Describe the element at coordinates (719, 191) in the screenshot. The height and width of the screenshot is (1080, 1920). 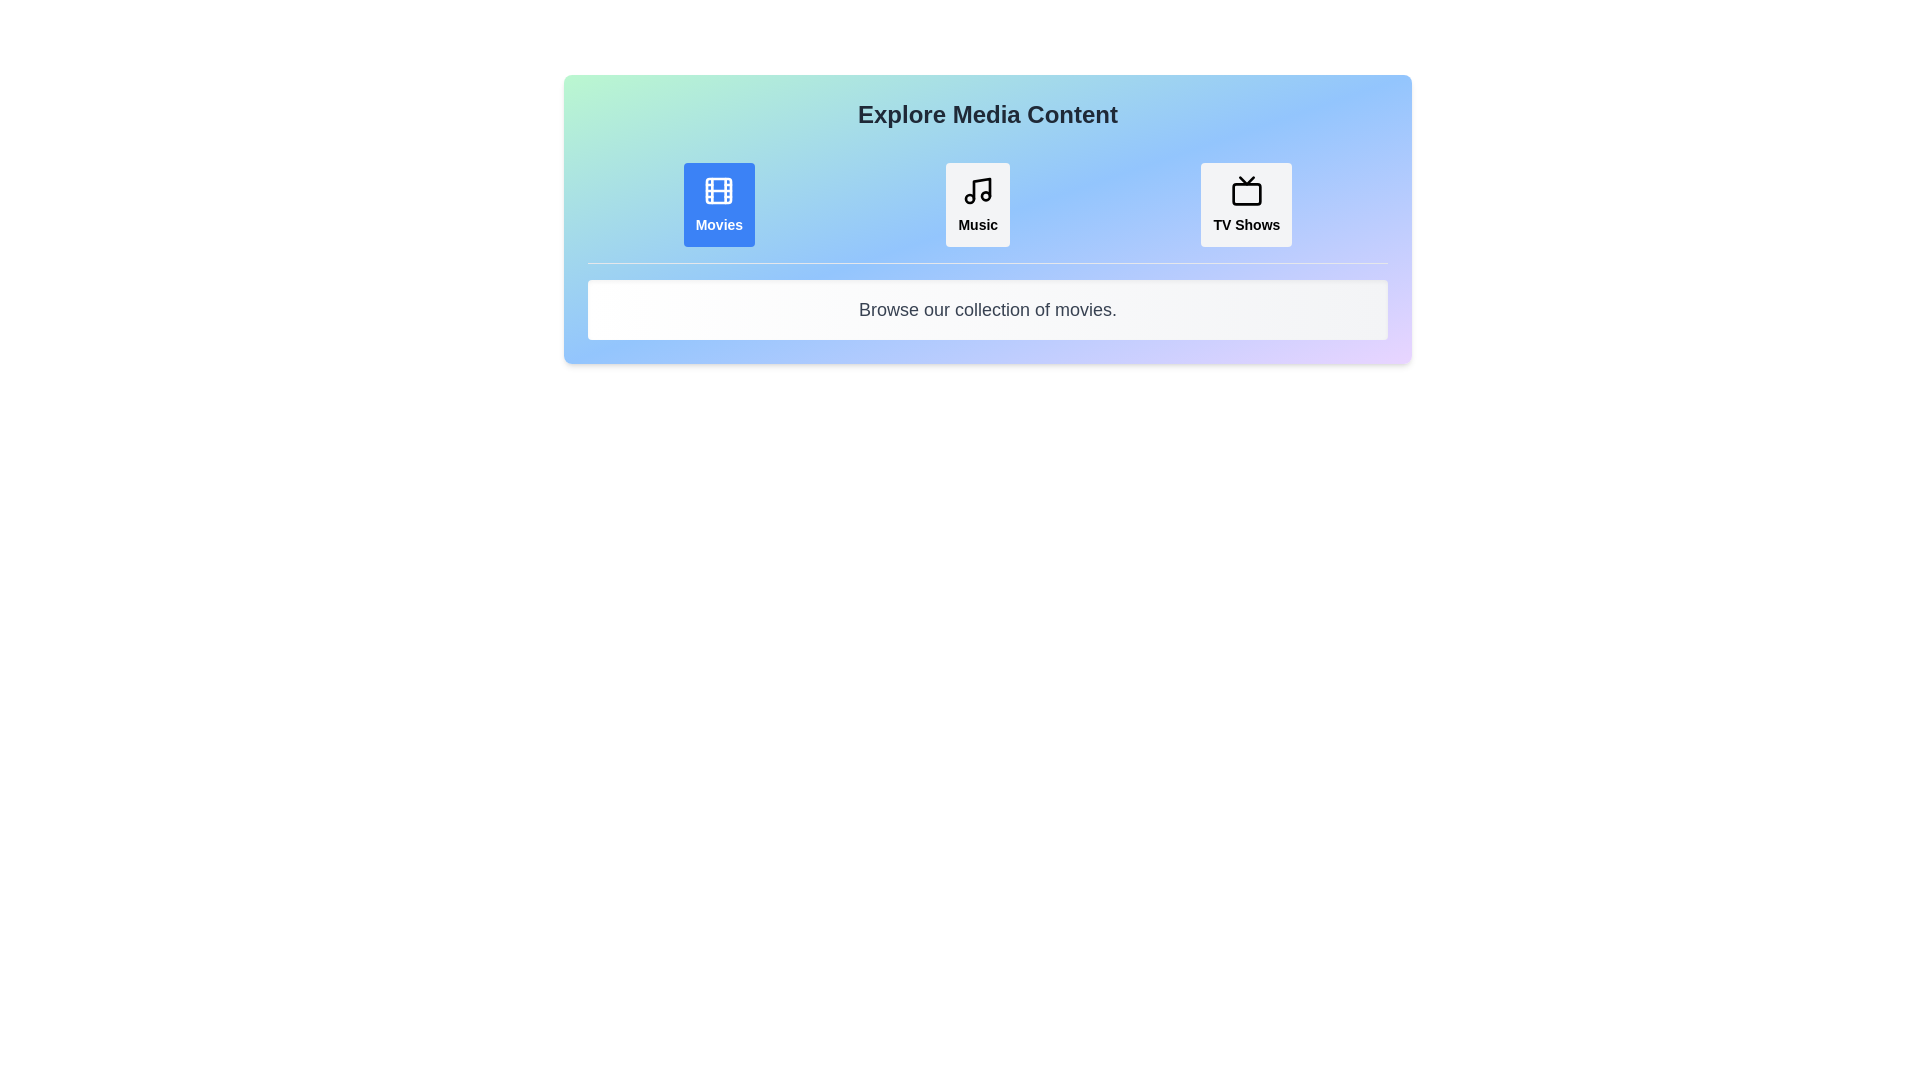
I see `the film reel icon, which is white and set against a square blue background, located within the 'Movies' button at the top left of the feature selection bar` at that location.